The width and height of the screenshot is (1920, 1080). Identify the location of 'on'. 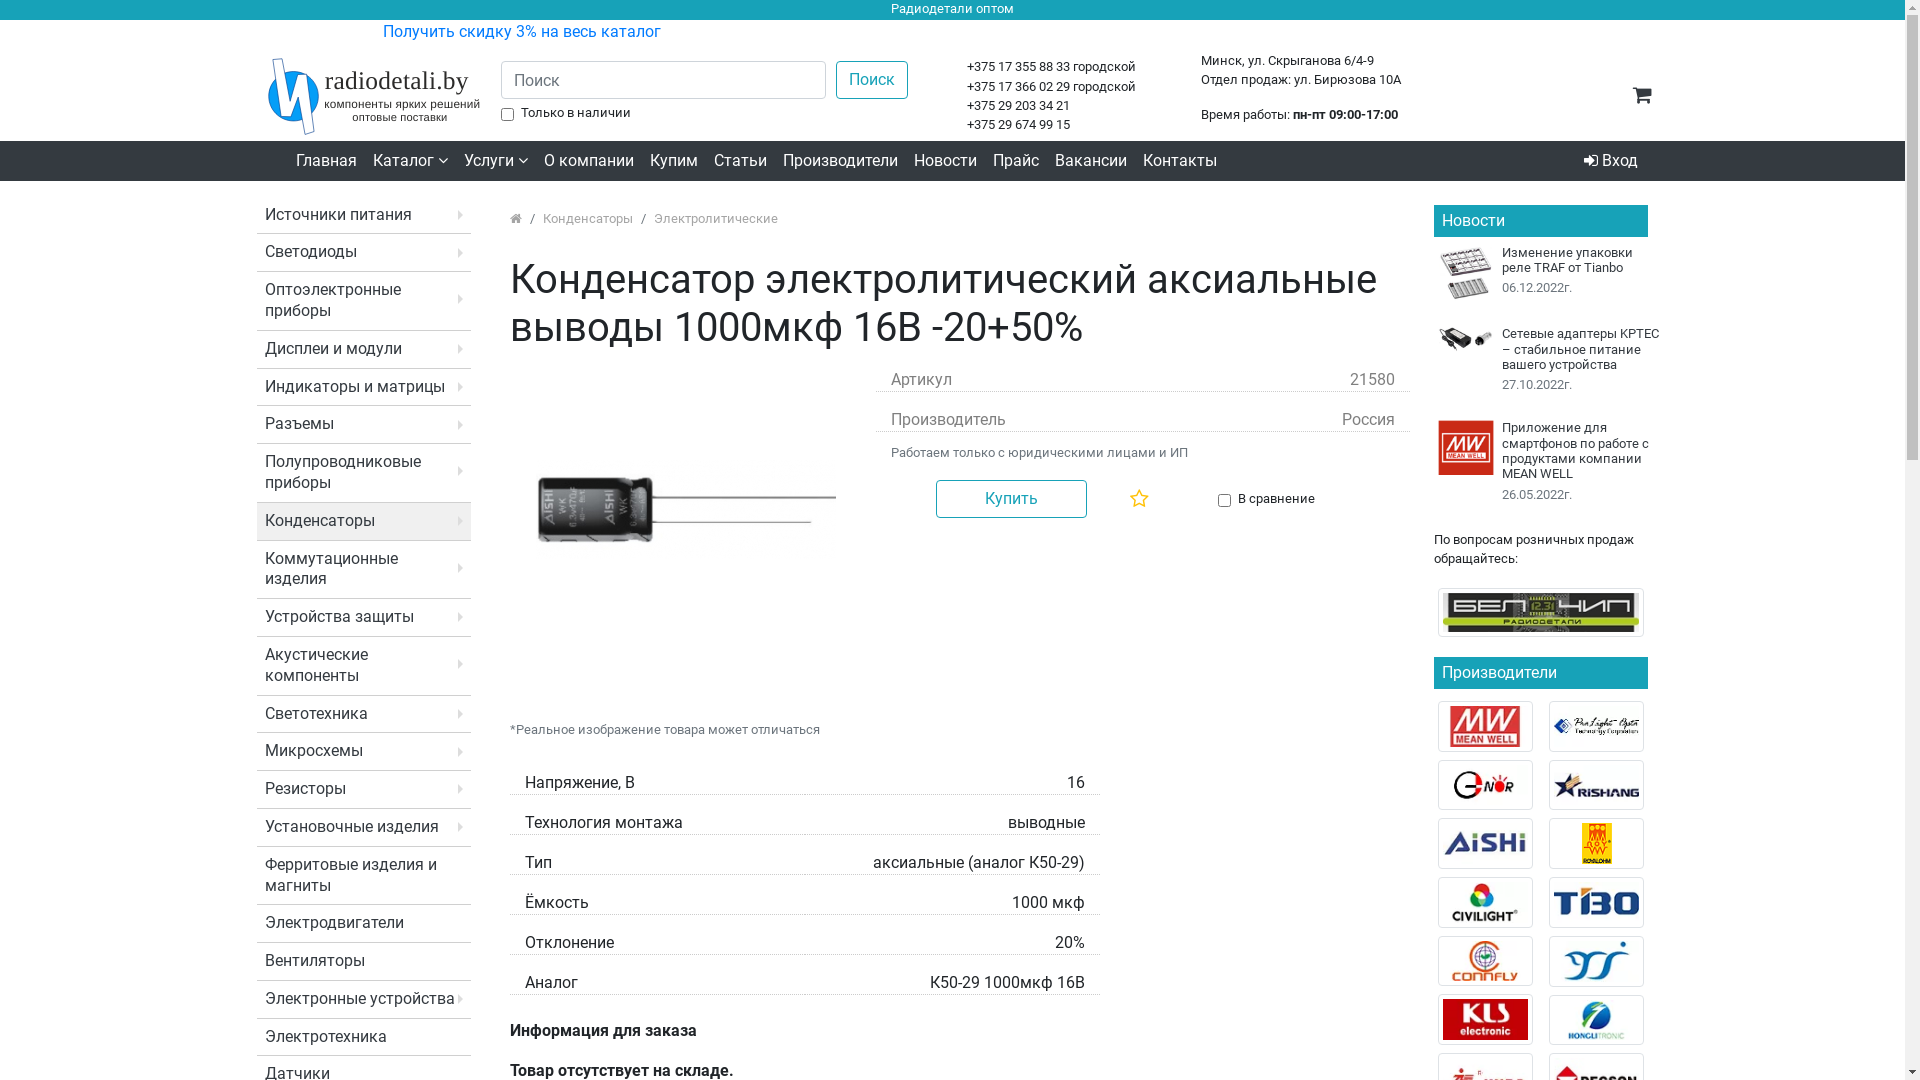
(1217, 499).